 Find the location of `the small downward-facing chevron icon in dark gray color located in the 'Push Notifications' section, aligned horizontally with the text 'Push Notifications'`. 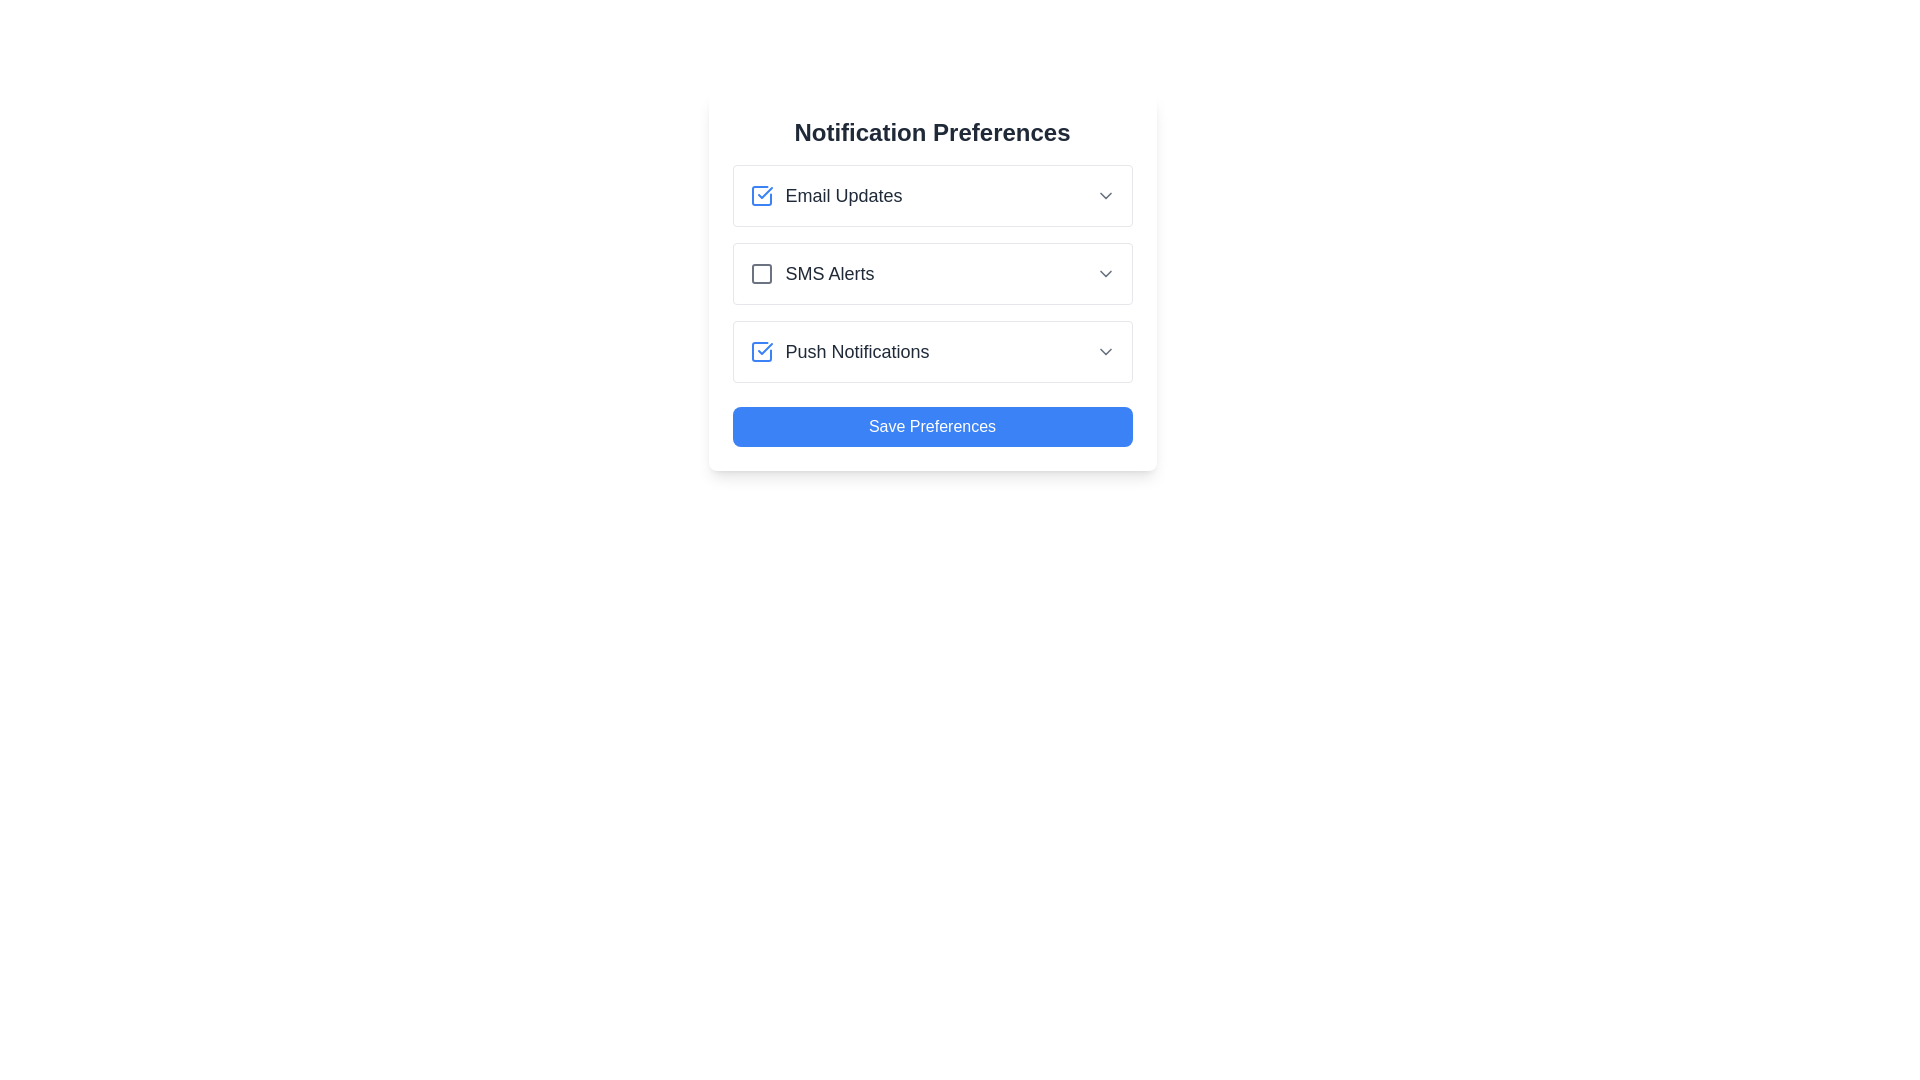

the small downward-facing chevron icon in dark gray color located in the 'Push Notifications' section, aligned horizontally with the text 'Push Notifications' is located at coordinates (1104, 350).